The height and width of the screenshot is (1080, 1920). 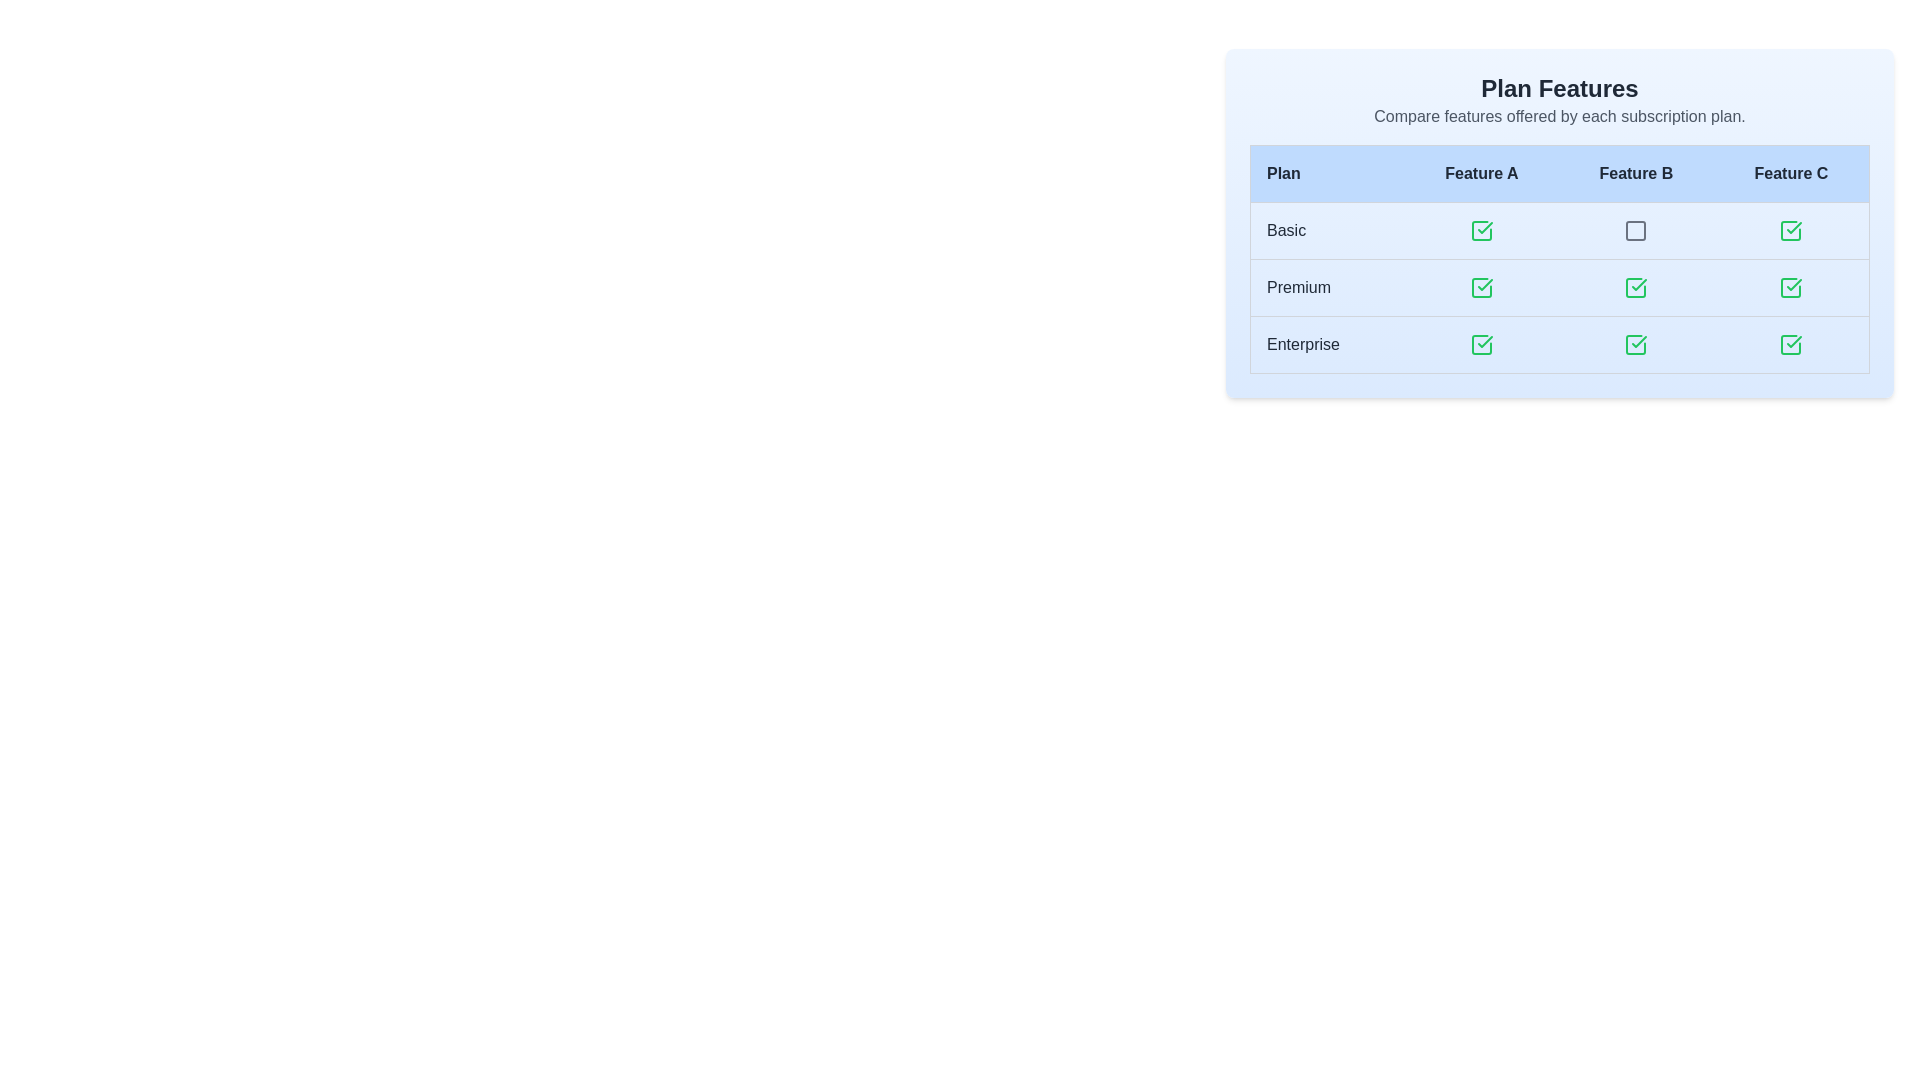 I want to click on the Checkbox element that contains a centered green checkmark icon, indicating a selected status, located in the third row and second column of the table under 'Feature A' and aligned with the 'Enterprise' row, so click(x=1481, y=343).